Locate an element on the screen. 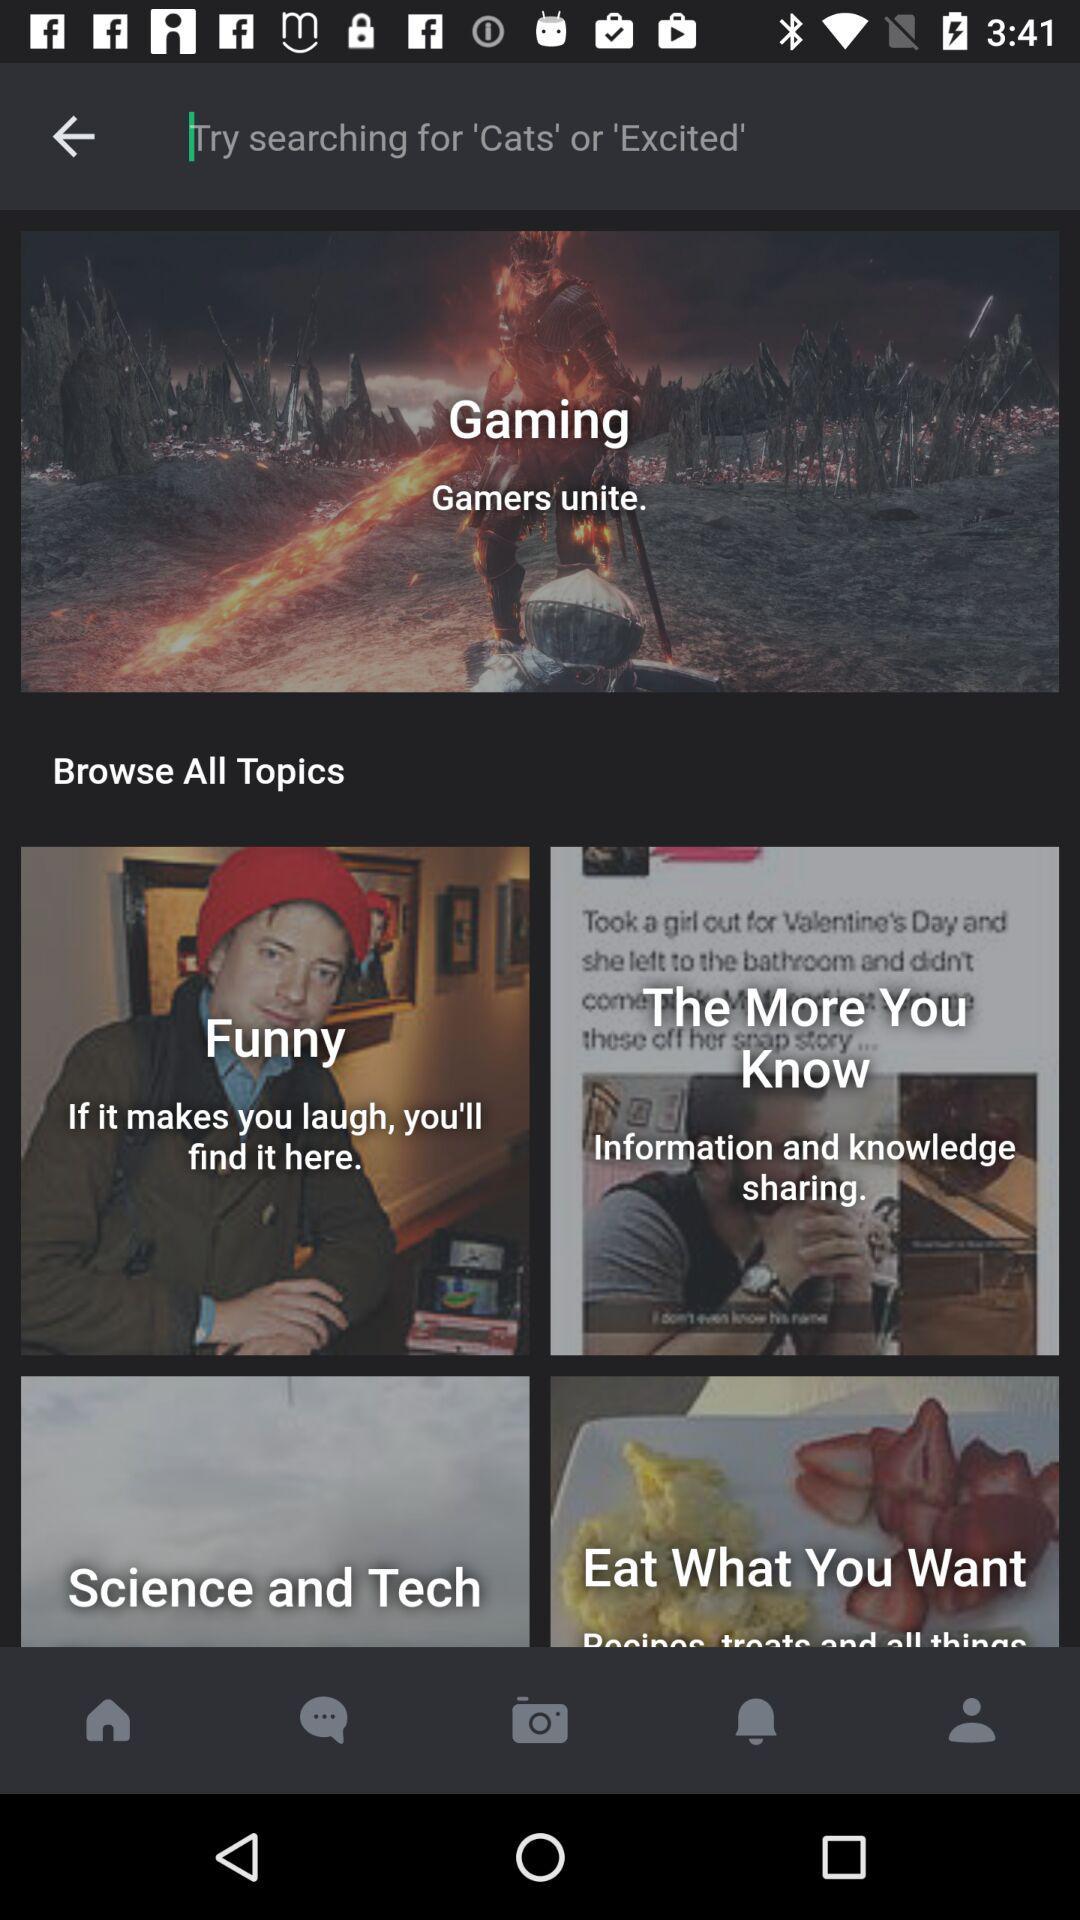  the icon at the top left corner is located at coordinates (72, 135).